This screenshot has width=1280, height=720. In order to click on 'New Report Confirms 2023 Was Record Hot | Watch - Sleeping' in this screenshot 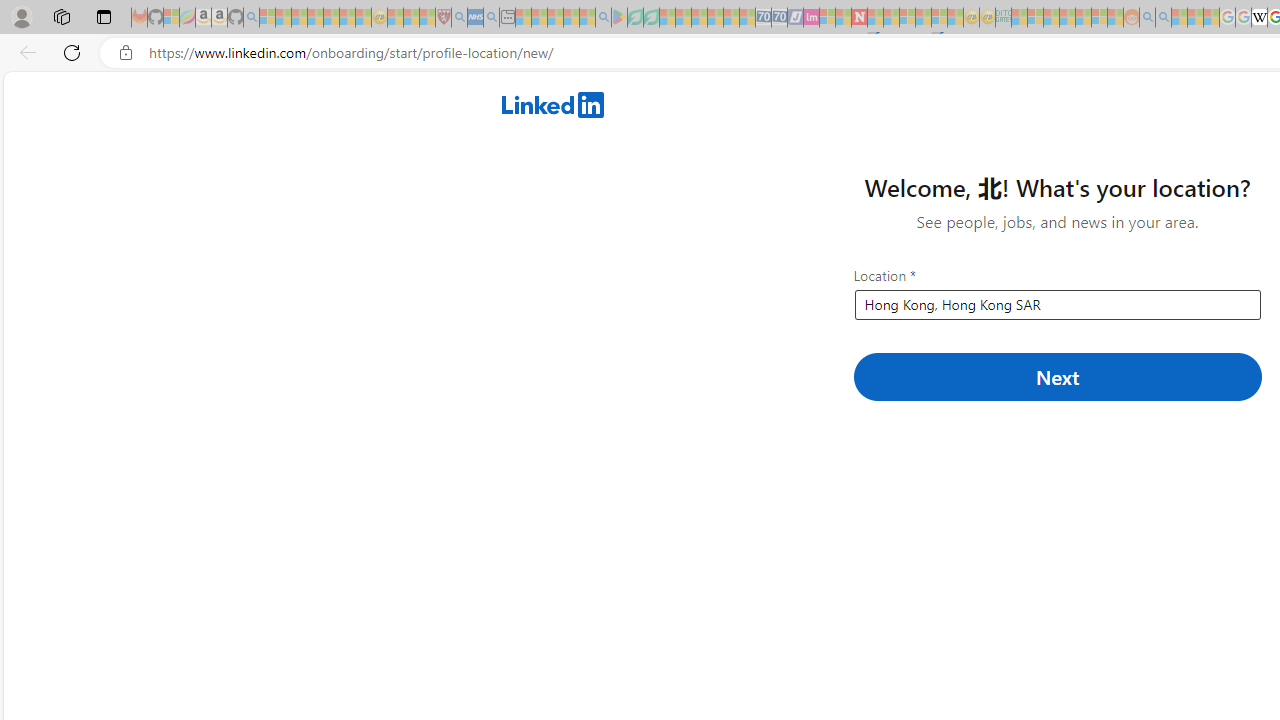, I will do `click(331, 17)`.